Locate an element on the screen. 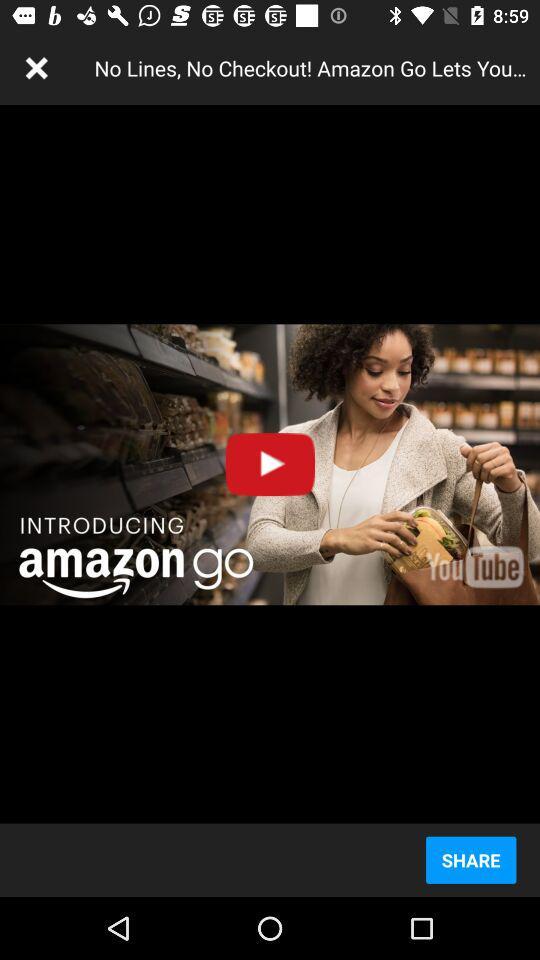  the icon above share item is located at coordinates (270, 464).